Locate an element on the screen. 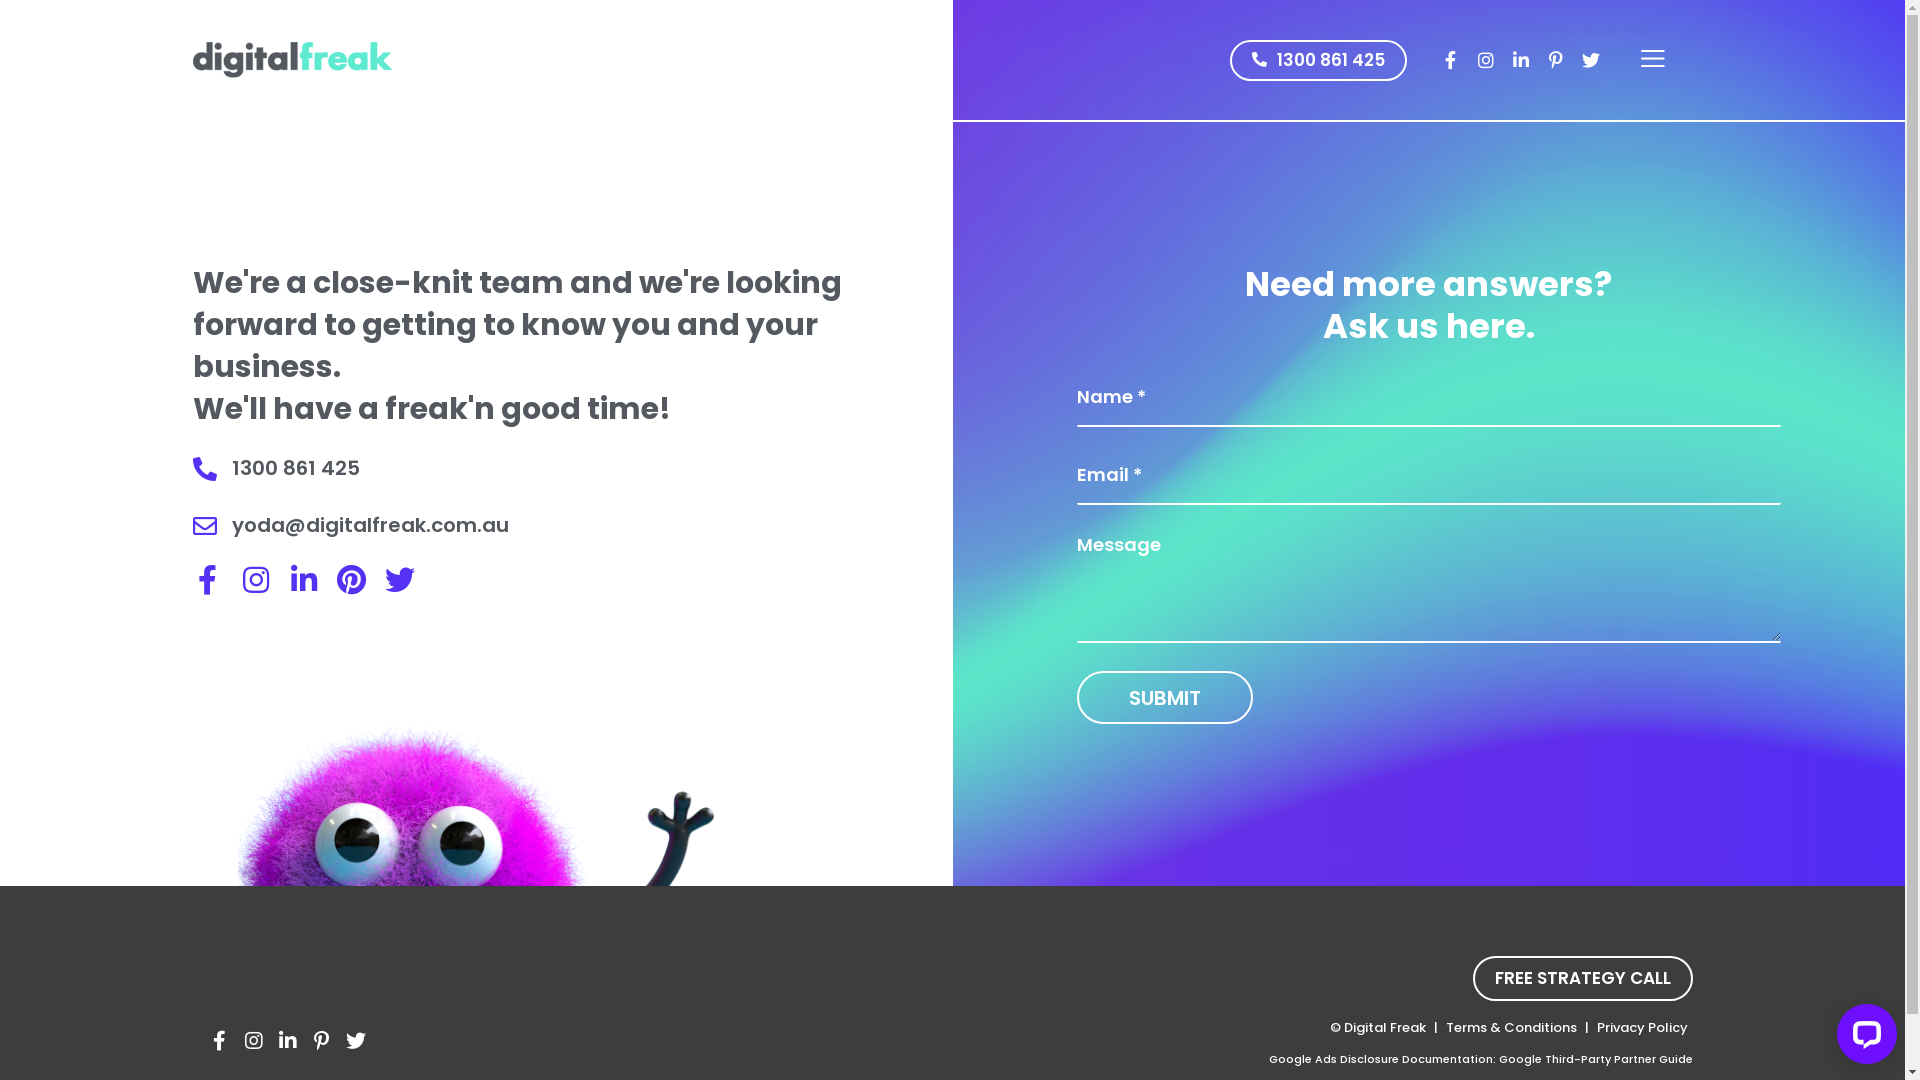 This screenshot has width=1920, height=1080. 'FREE STRATEGY CALL' is located at coordinates (1581, 977).